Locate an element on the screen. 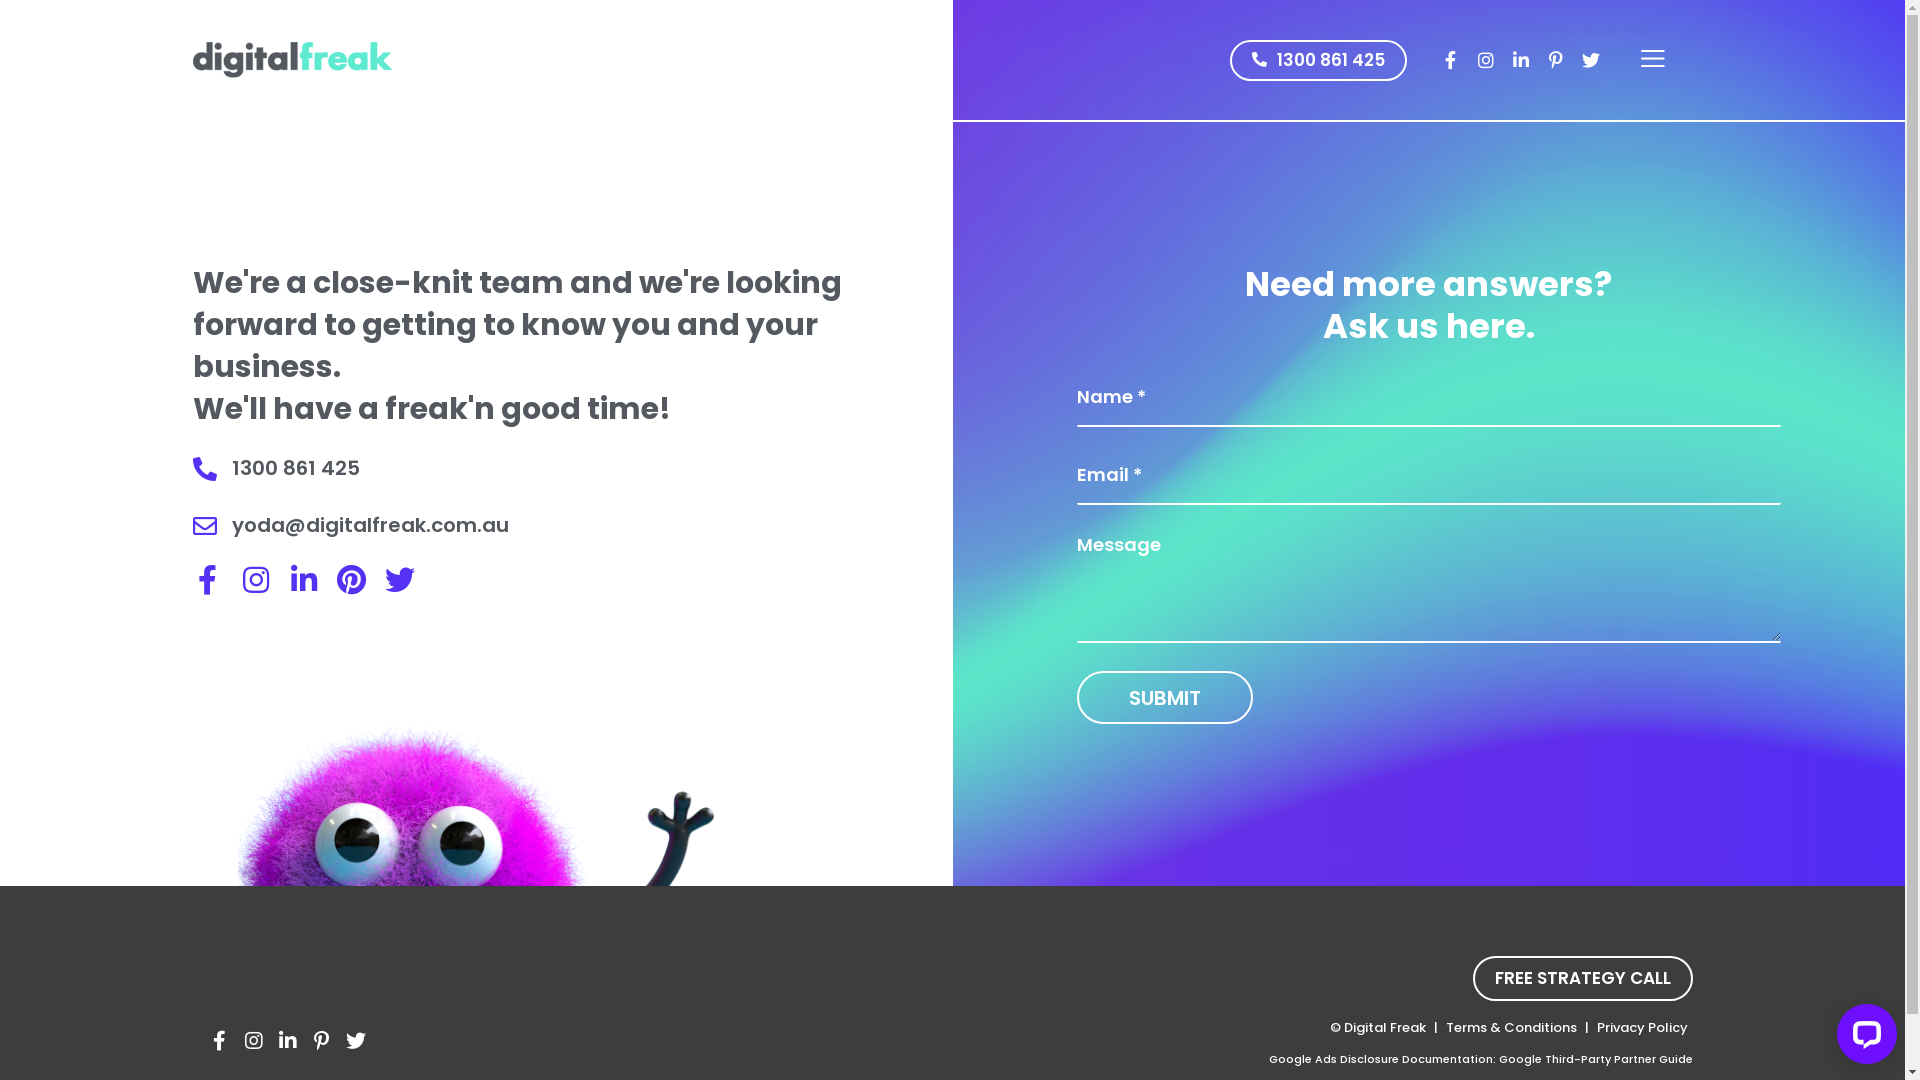 This screenshot has width=1920, height=1080. 'FREE STRATEGY CALL' is located at coordinates (1581, 977).